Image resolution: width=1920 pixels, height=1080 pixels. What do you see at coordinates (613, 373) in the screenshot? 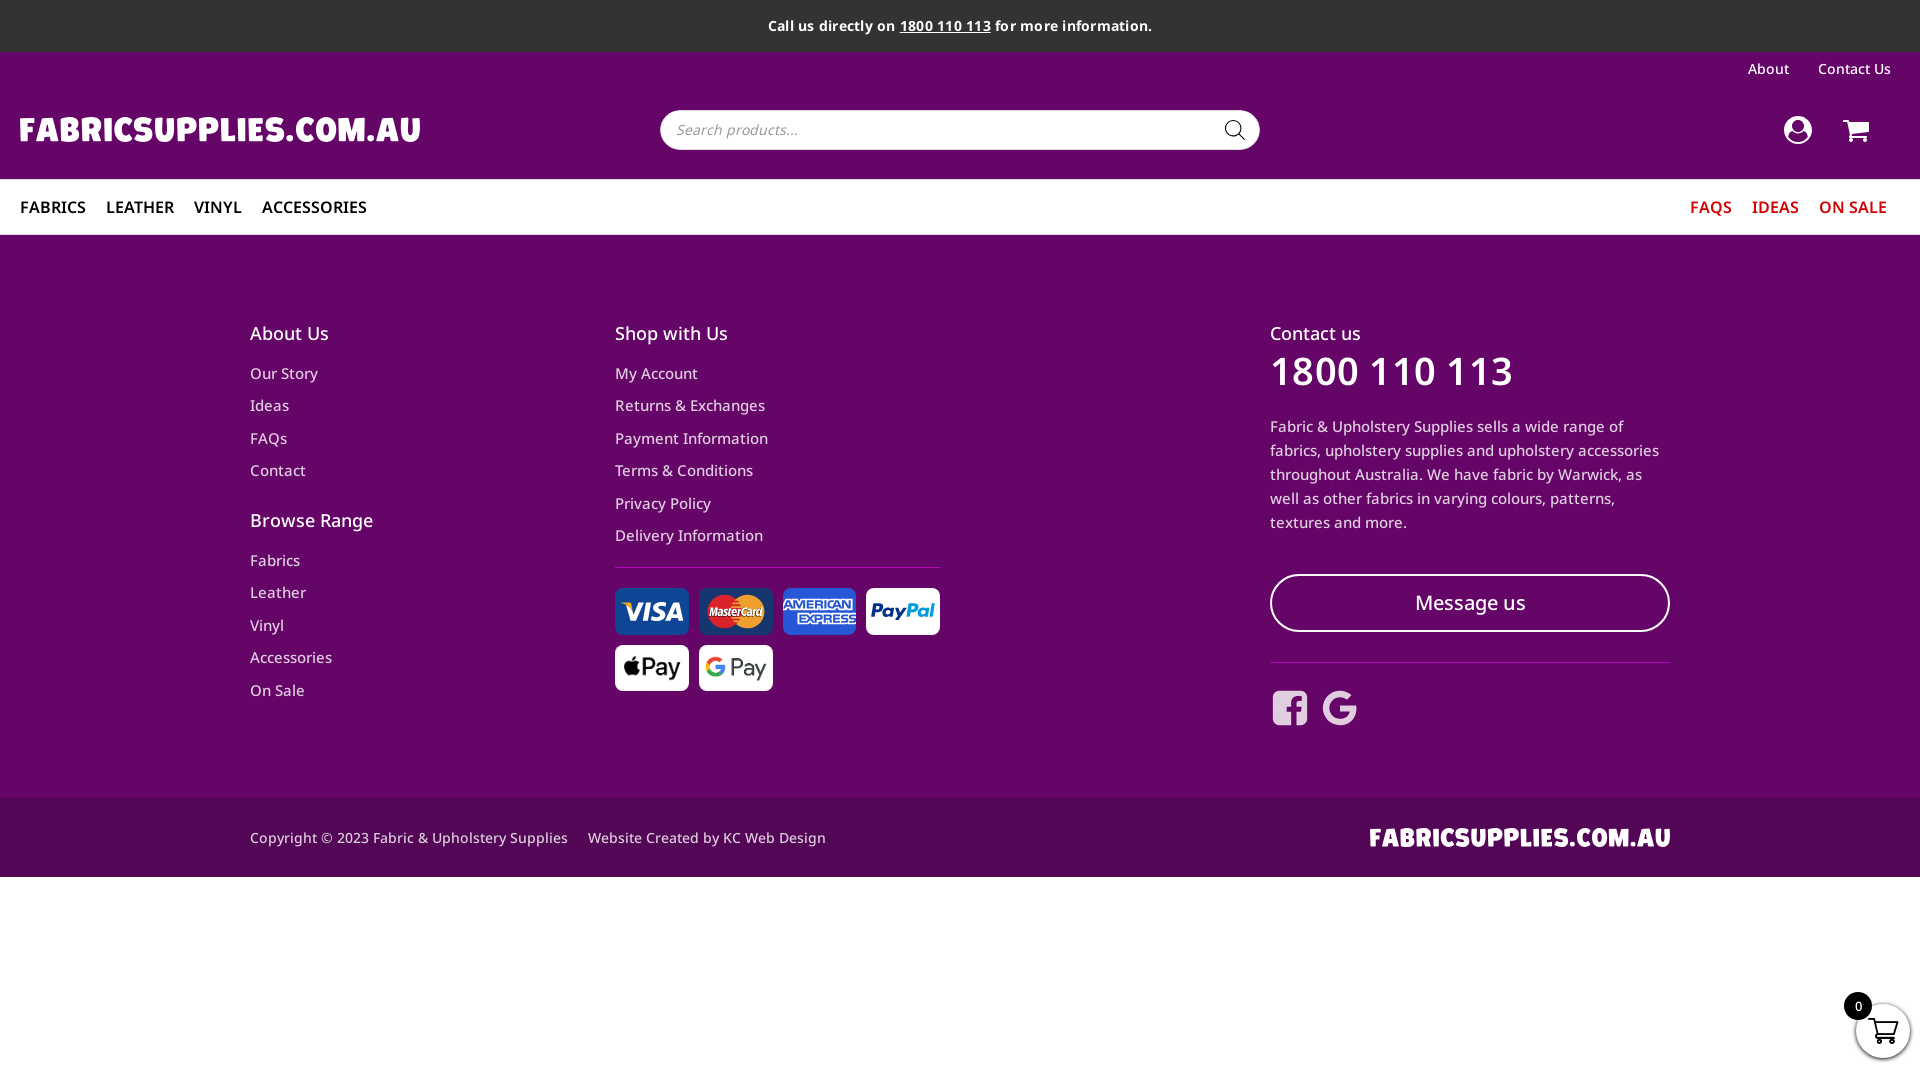
I see `'My Account'` at bounding box center [613, 373].